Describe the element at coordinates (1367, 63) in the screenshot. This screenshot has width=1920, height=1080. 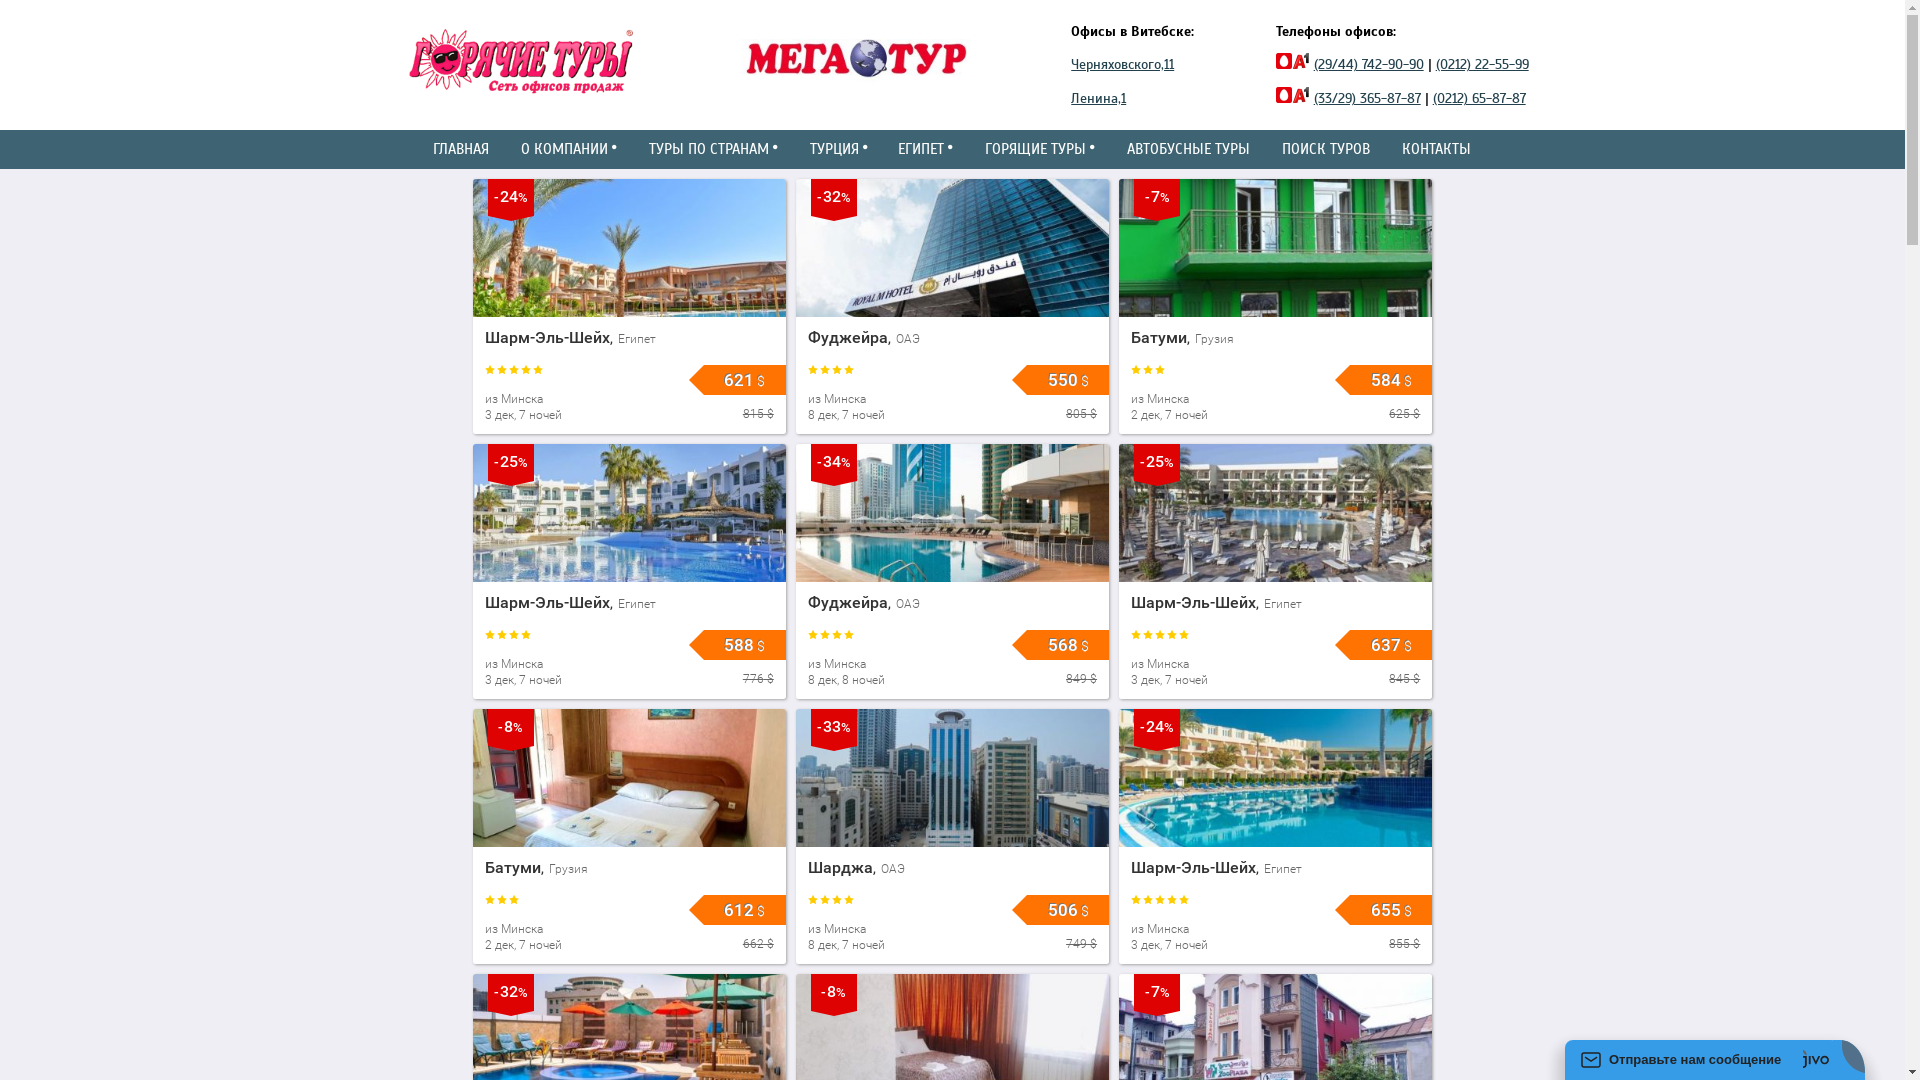
I see `'(29/44) 742-90-90'` at that location.